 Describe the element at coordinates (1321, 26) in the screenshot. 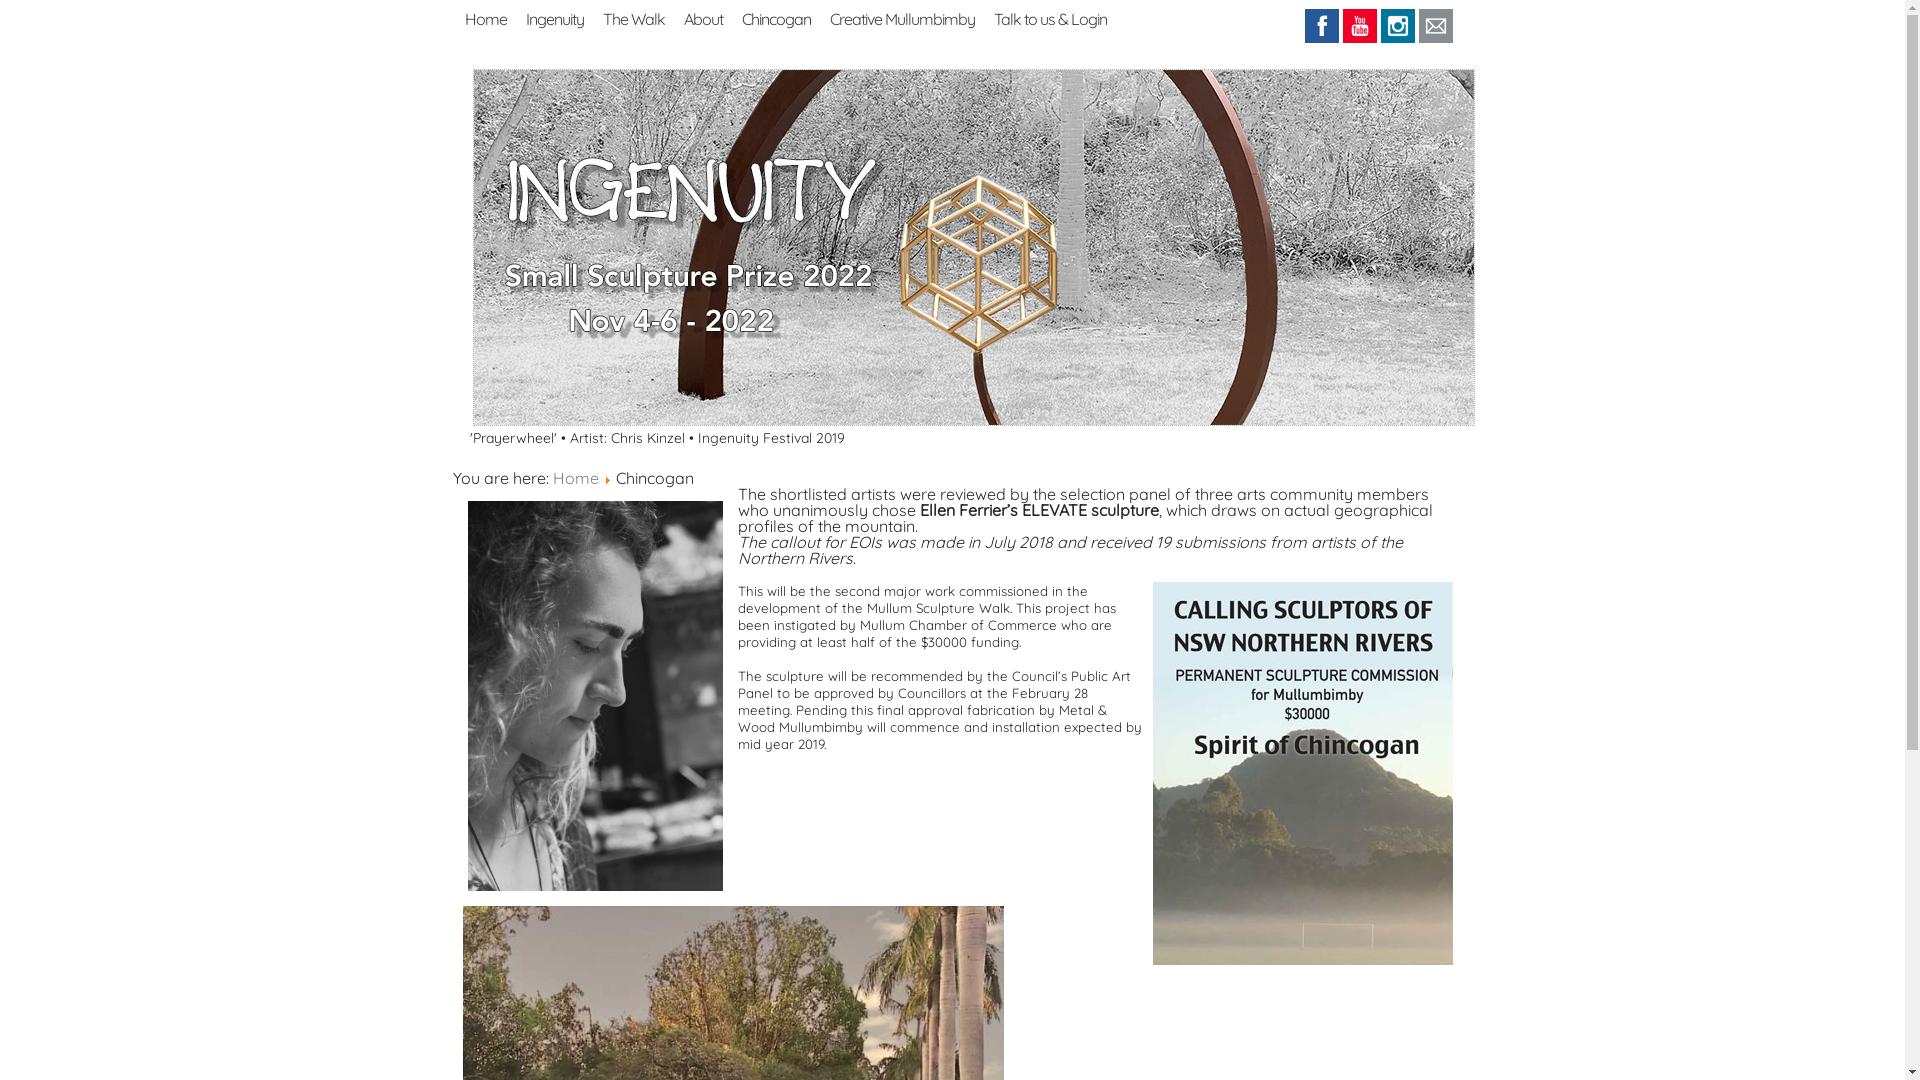

I see `'Facebook'` at that location.